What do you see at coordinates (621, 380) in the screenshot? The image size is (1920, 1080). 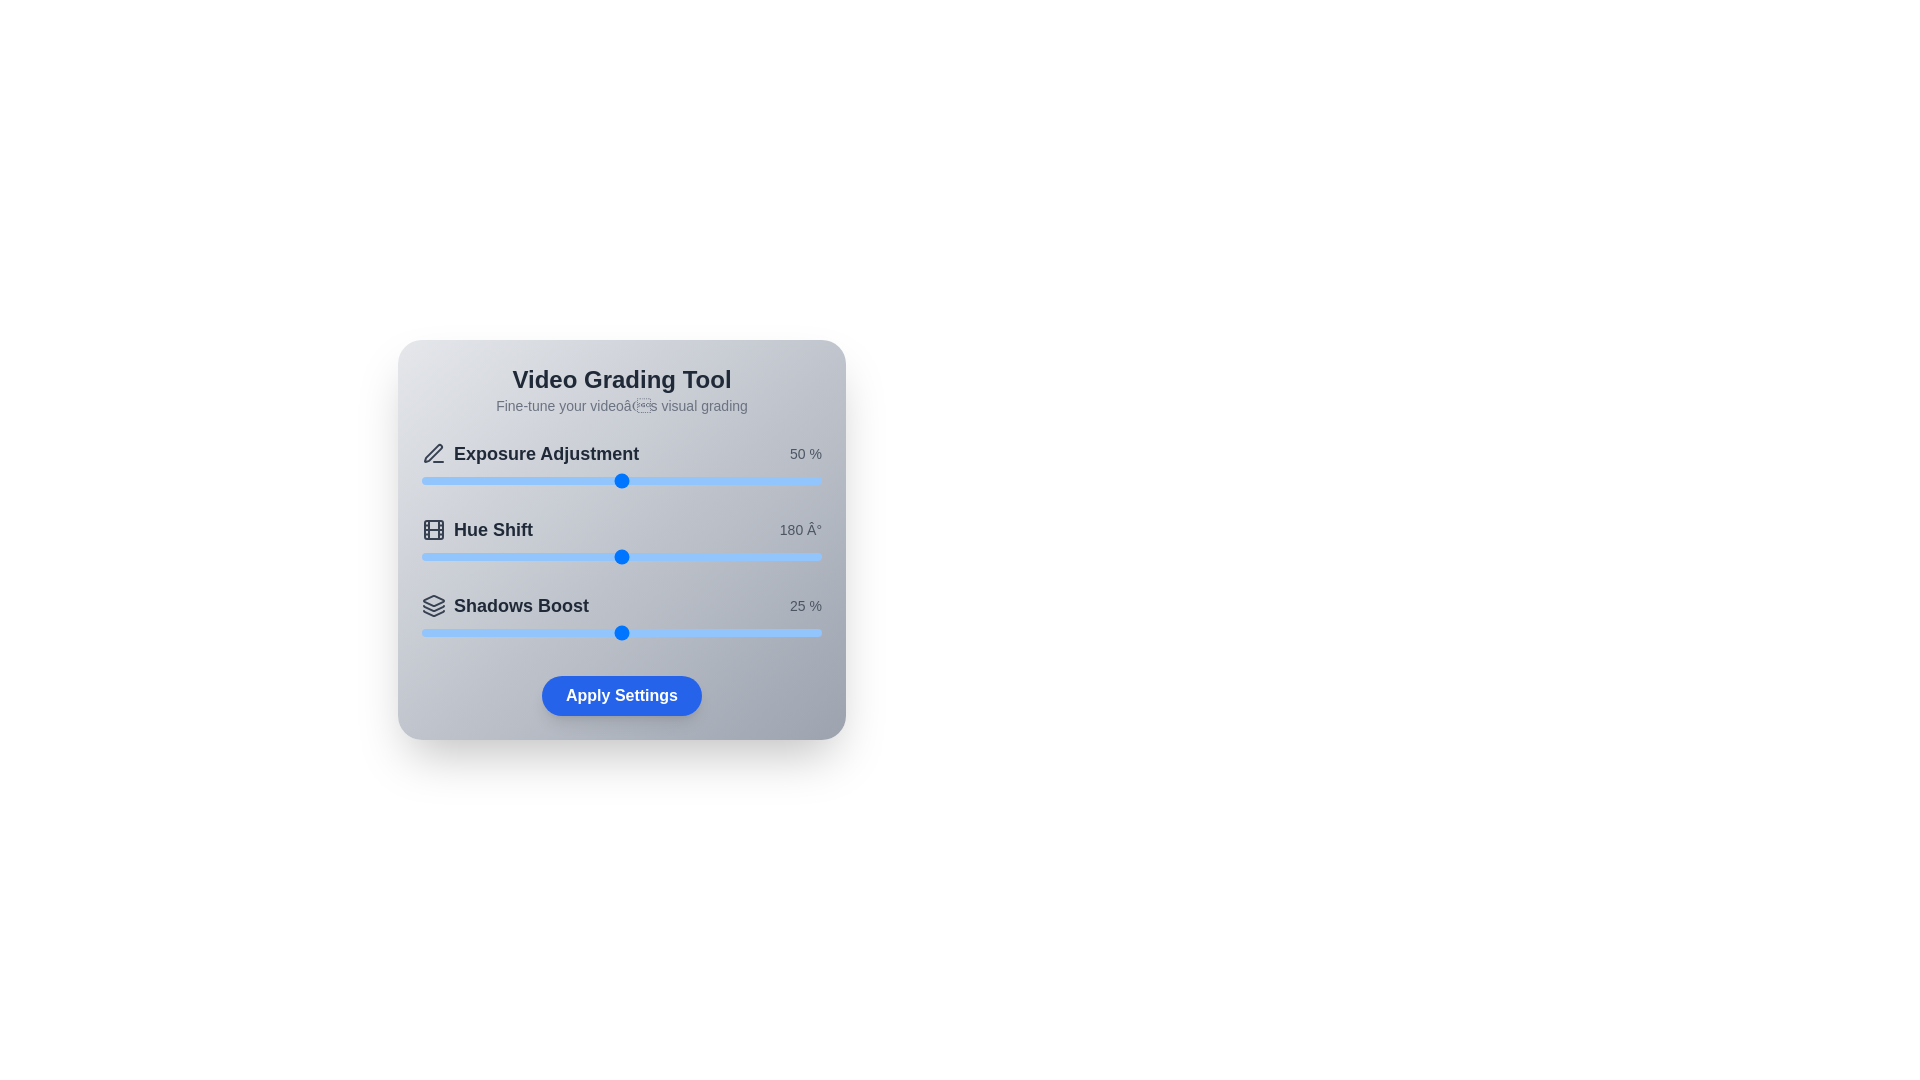 I see `the Text Label that serves as the title for the video grading tool interface, located above the text 'Fine-tune your video’s visual grading'` at bounding box center [621, 380].